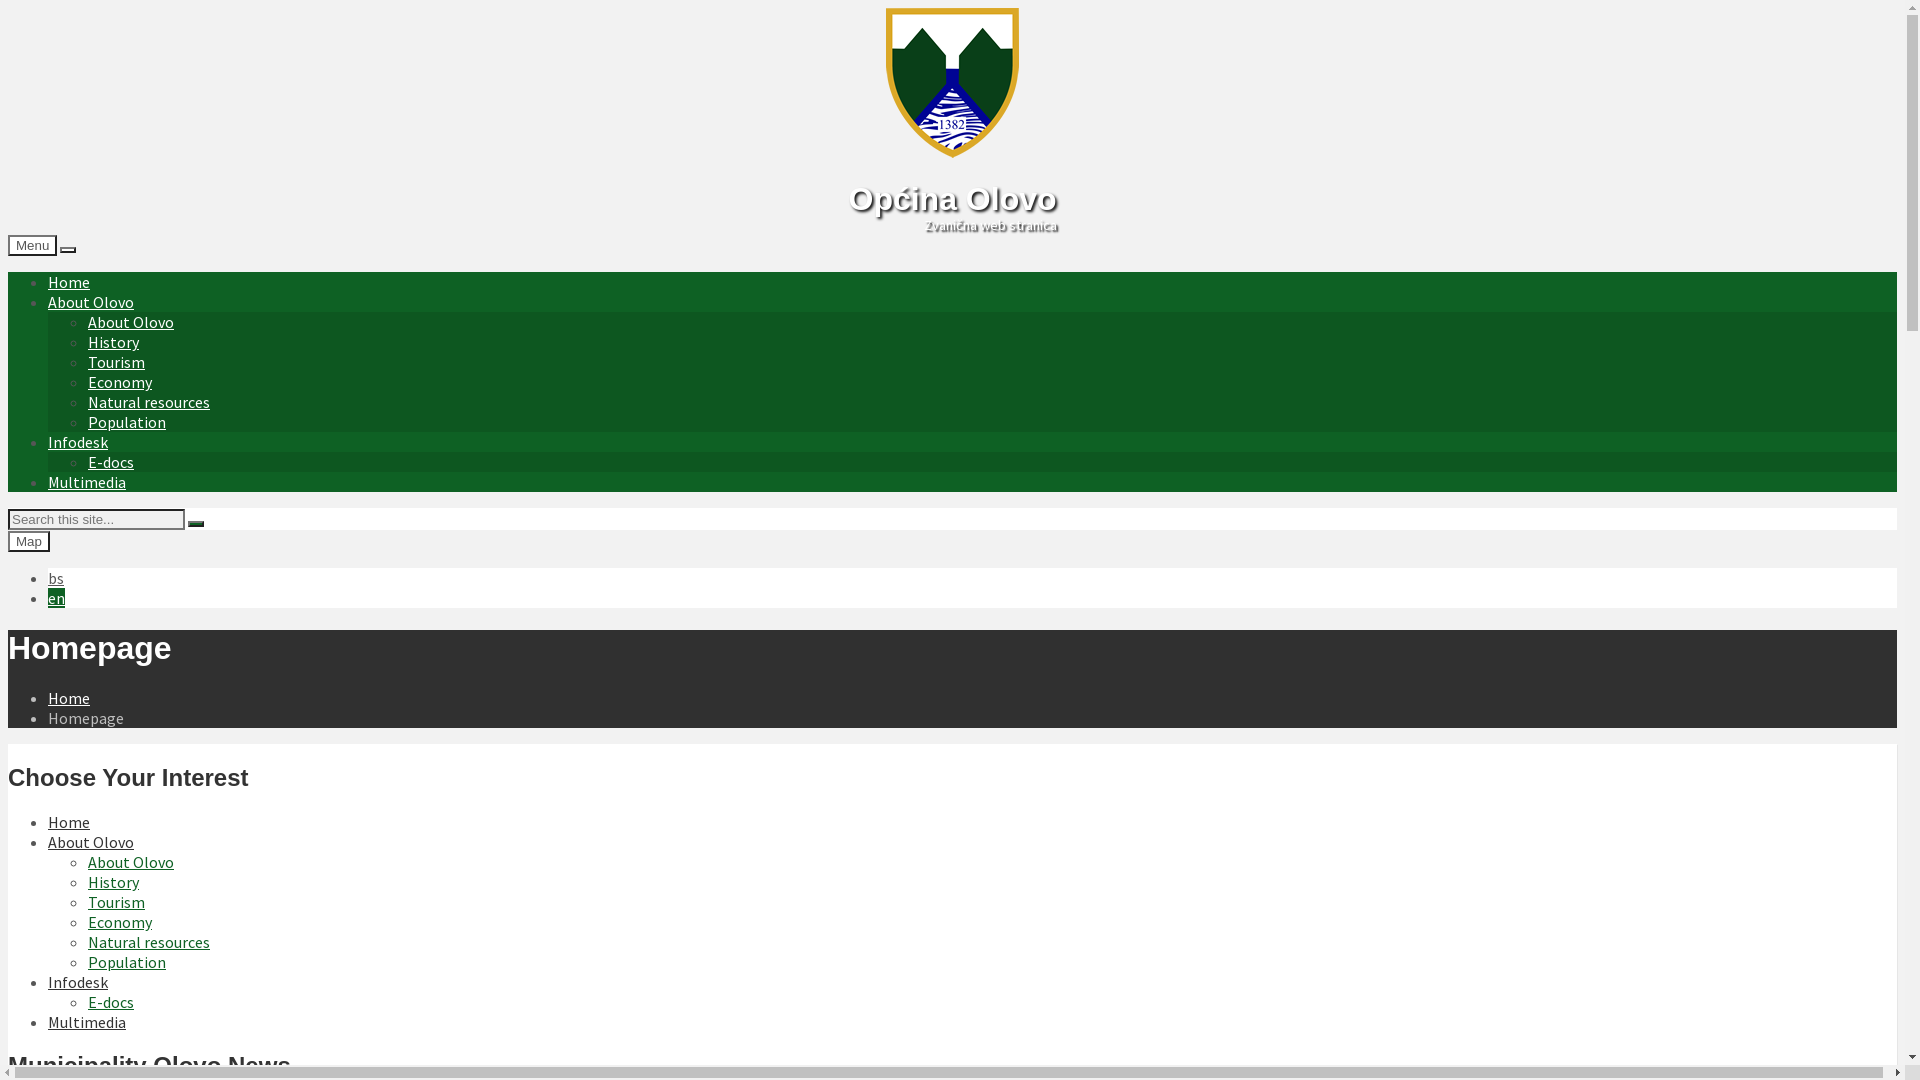  What do you see at coordinates (119, 921) in the screenshot?
I see `'Economy'` at bounding box center [119, 921].